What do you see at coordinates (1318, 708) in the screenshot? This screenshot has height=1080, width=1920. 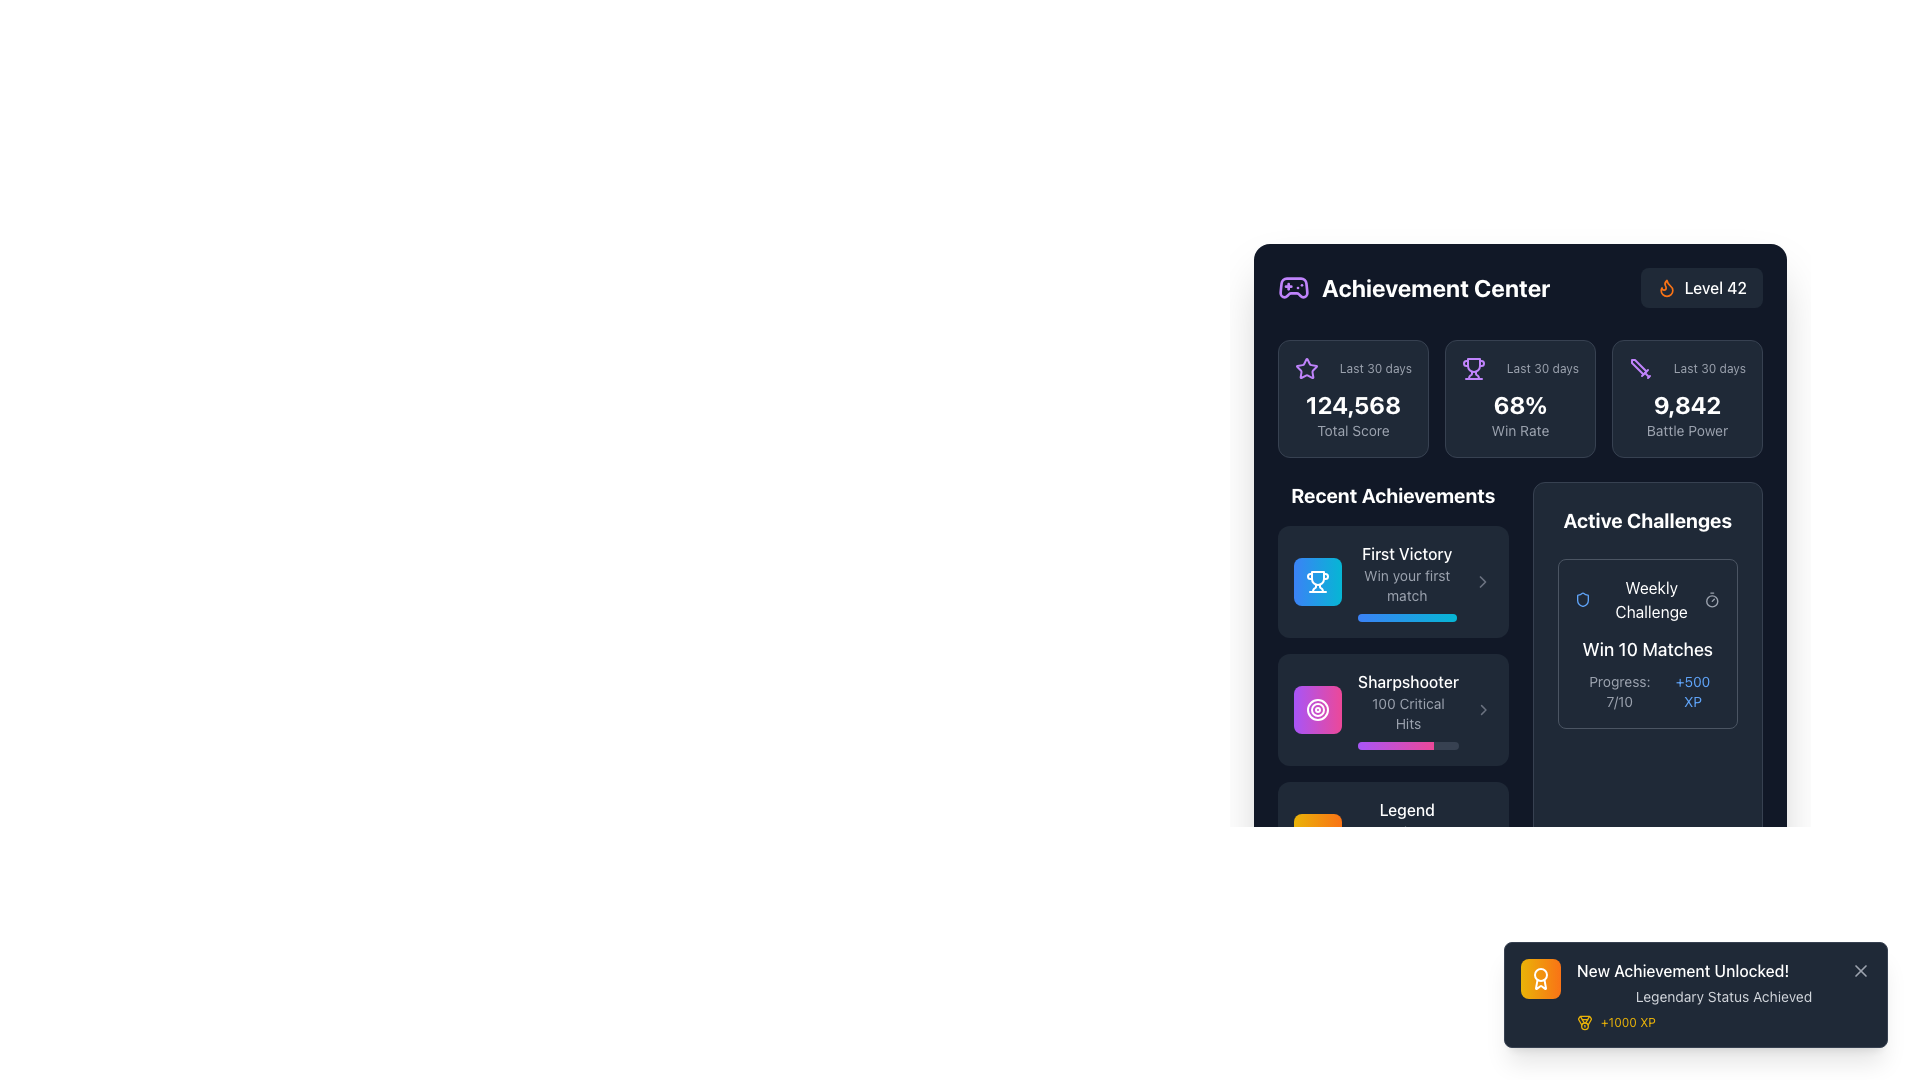 I see `the middle SVG circle component that symbolizes a target or achievement, located in the lower bottom notification-like UI cluster` at bounding box center [1318, 708].